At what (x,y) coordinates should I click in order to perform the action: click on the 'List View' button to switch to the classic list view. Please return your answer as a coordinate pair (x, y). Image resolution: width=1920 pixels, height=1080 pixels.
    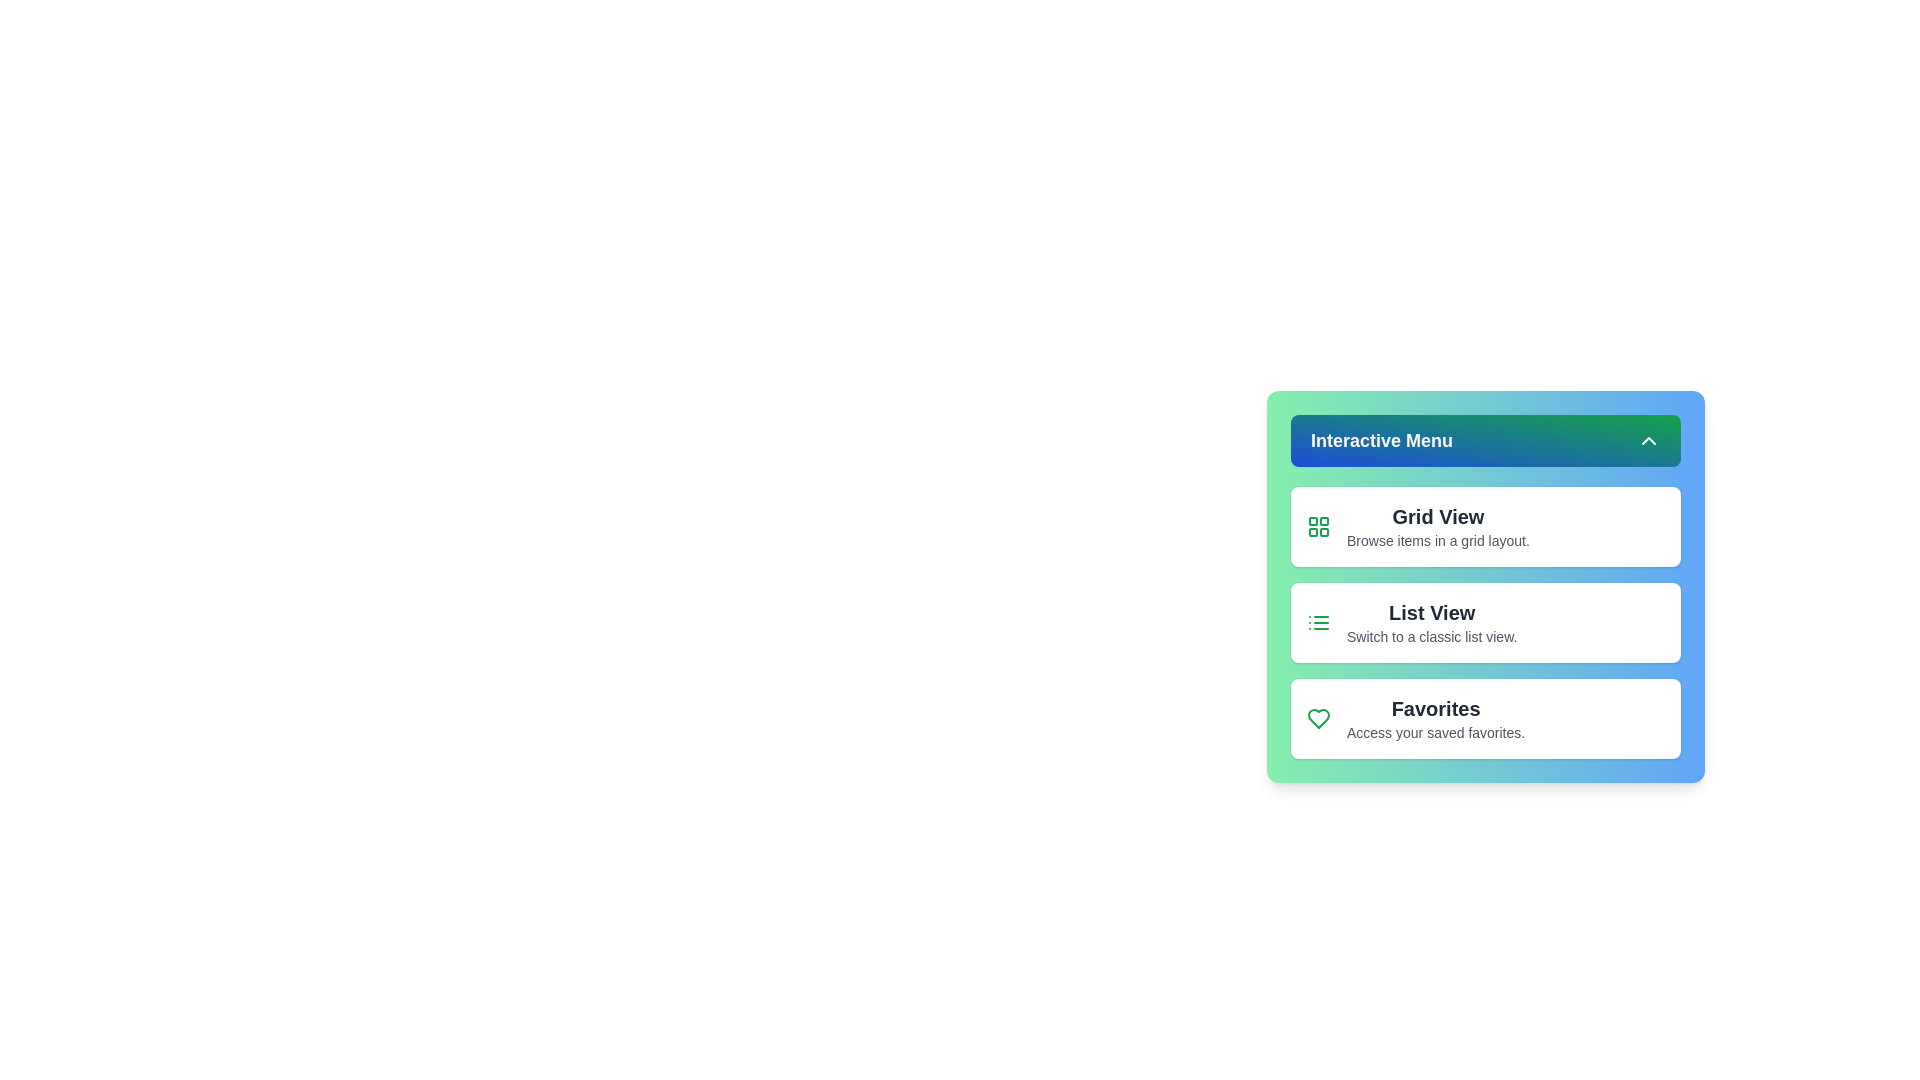
    Looking at the image, I should click on (1486, 622).